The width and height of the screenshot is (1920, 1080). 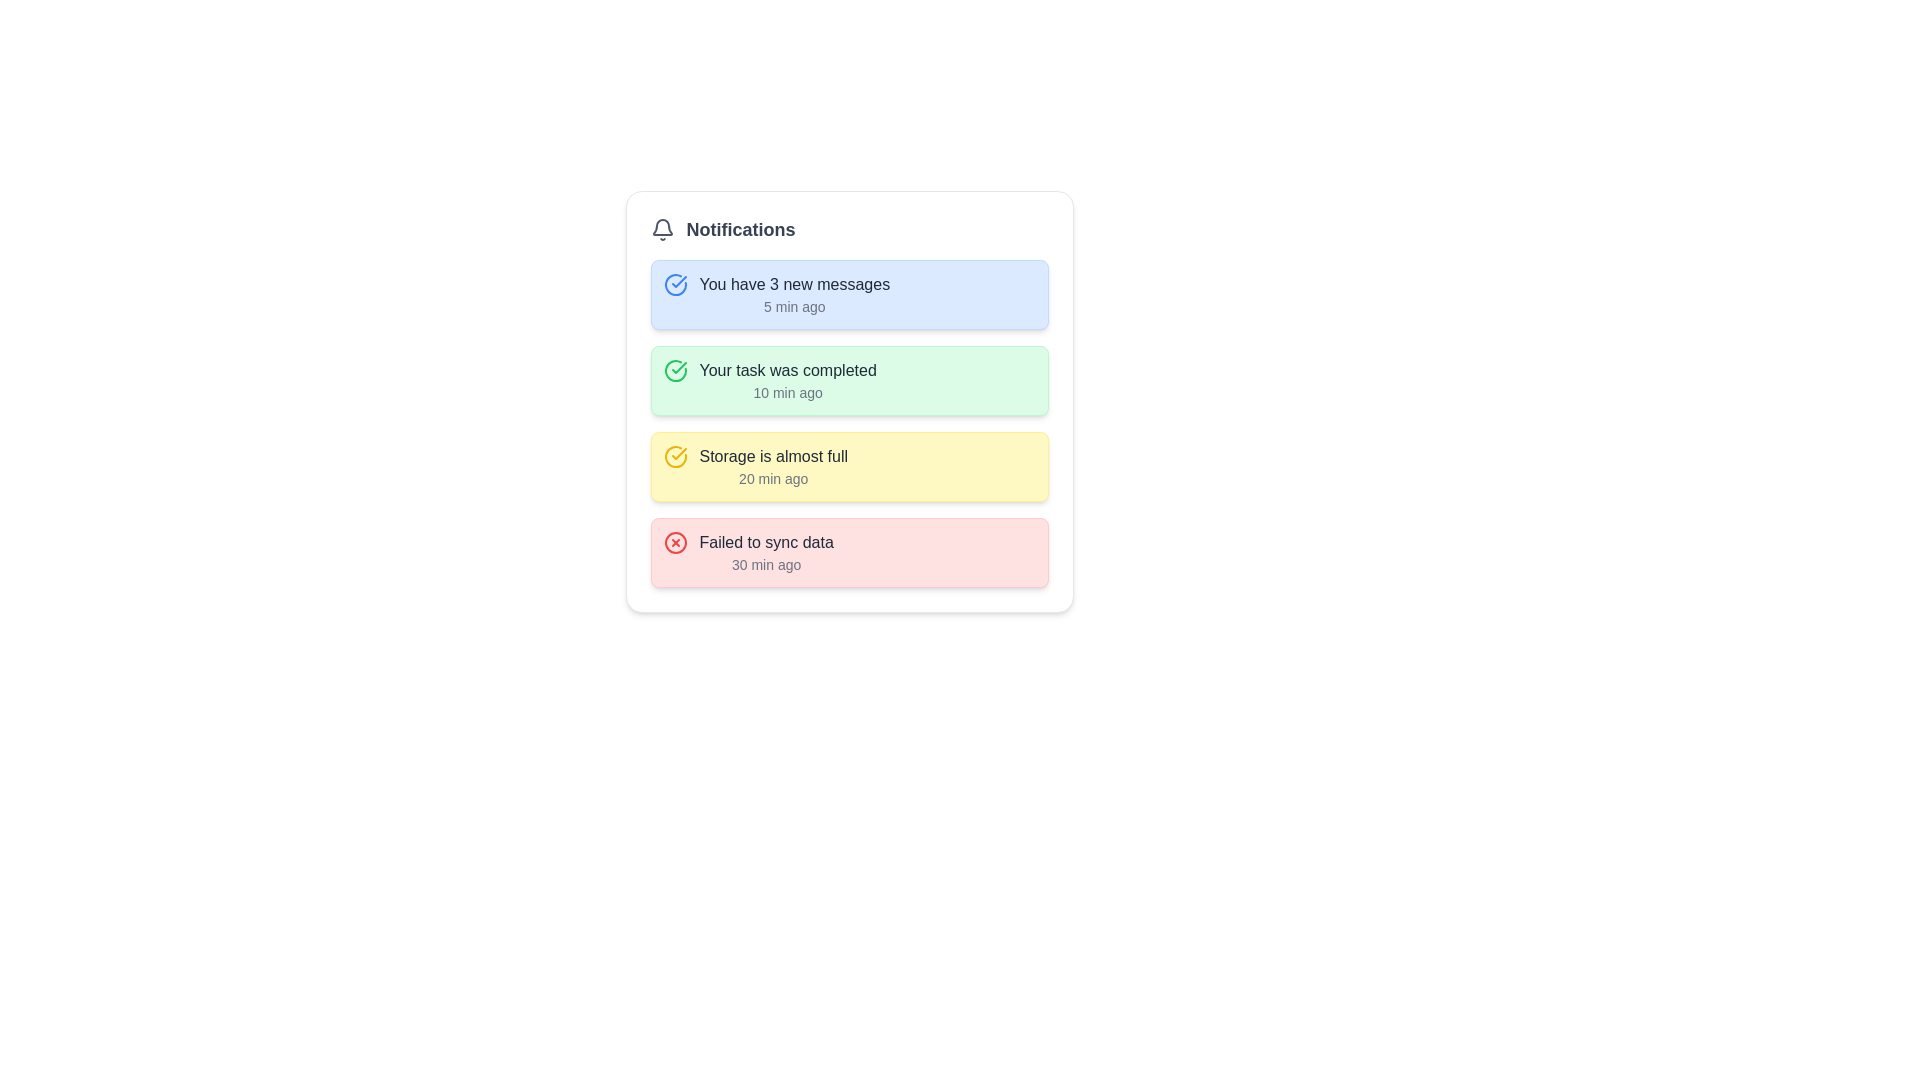 I want to click on the notification box with a red background that indicates 'Failed to sync data' to view more details, so click(x=849, y=552).